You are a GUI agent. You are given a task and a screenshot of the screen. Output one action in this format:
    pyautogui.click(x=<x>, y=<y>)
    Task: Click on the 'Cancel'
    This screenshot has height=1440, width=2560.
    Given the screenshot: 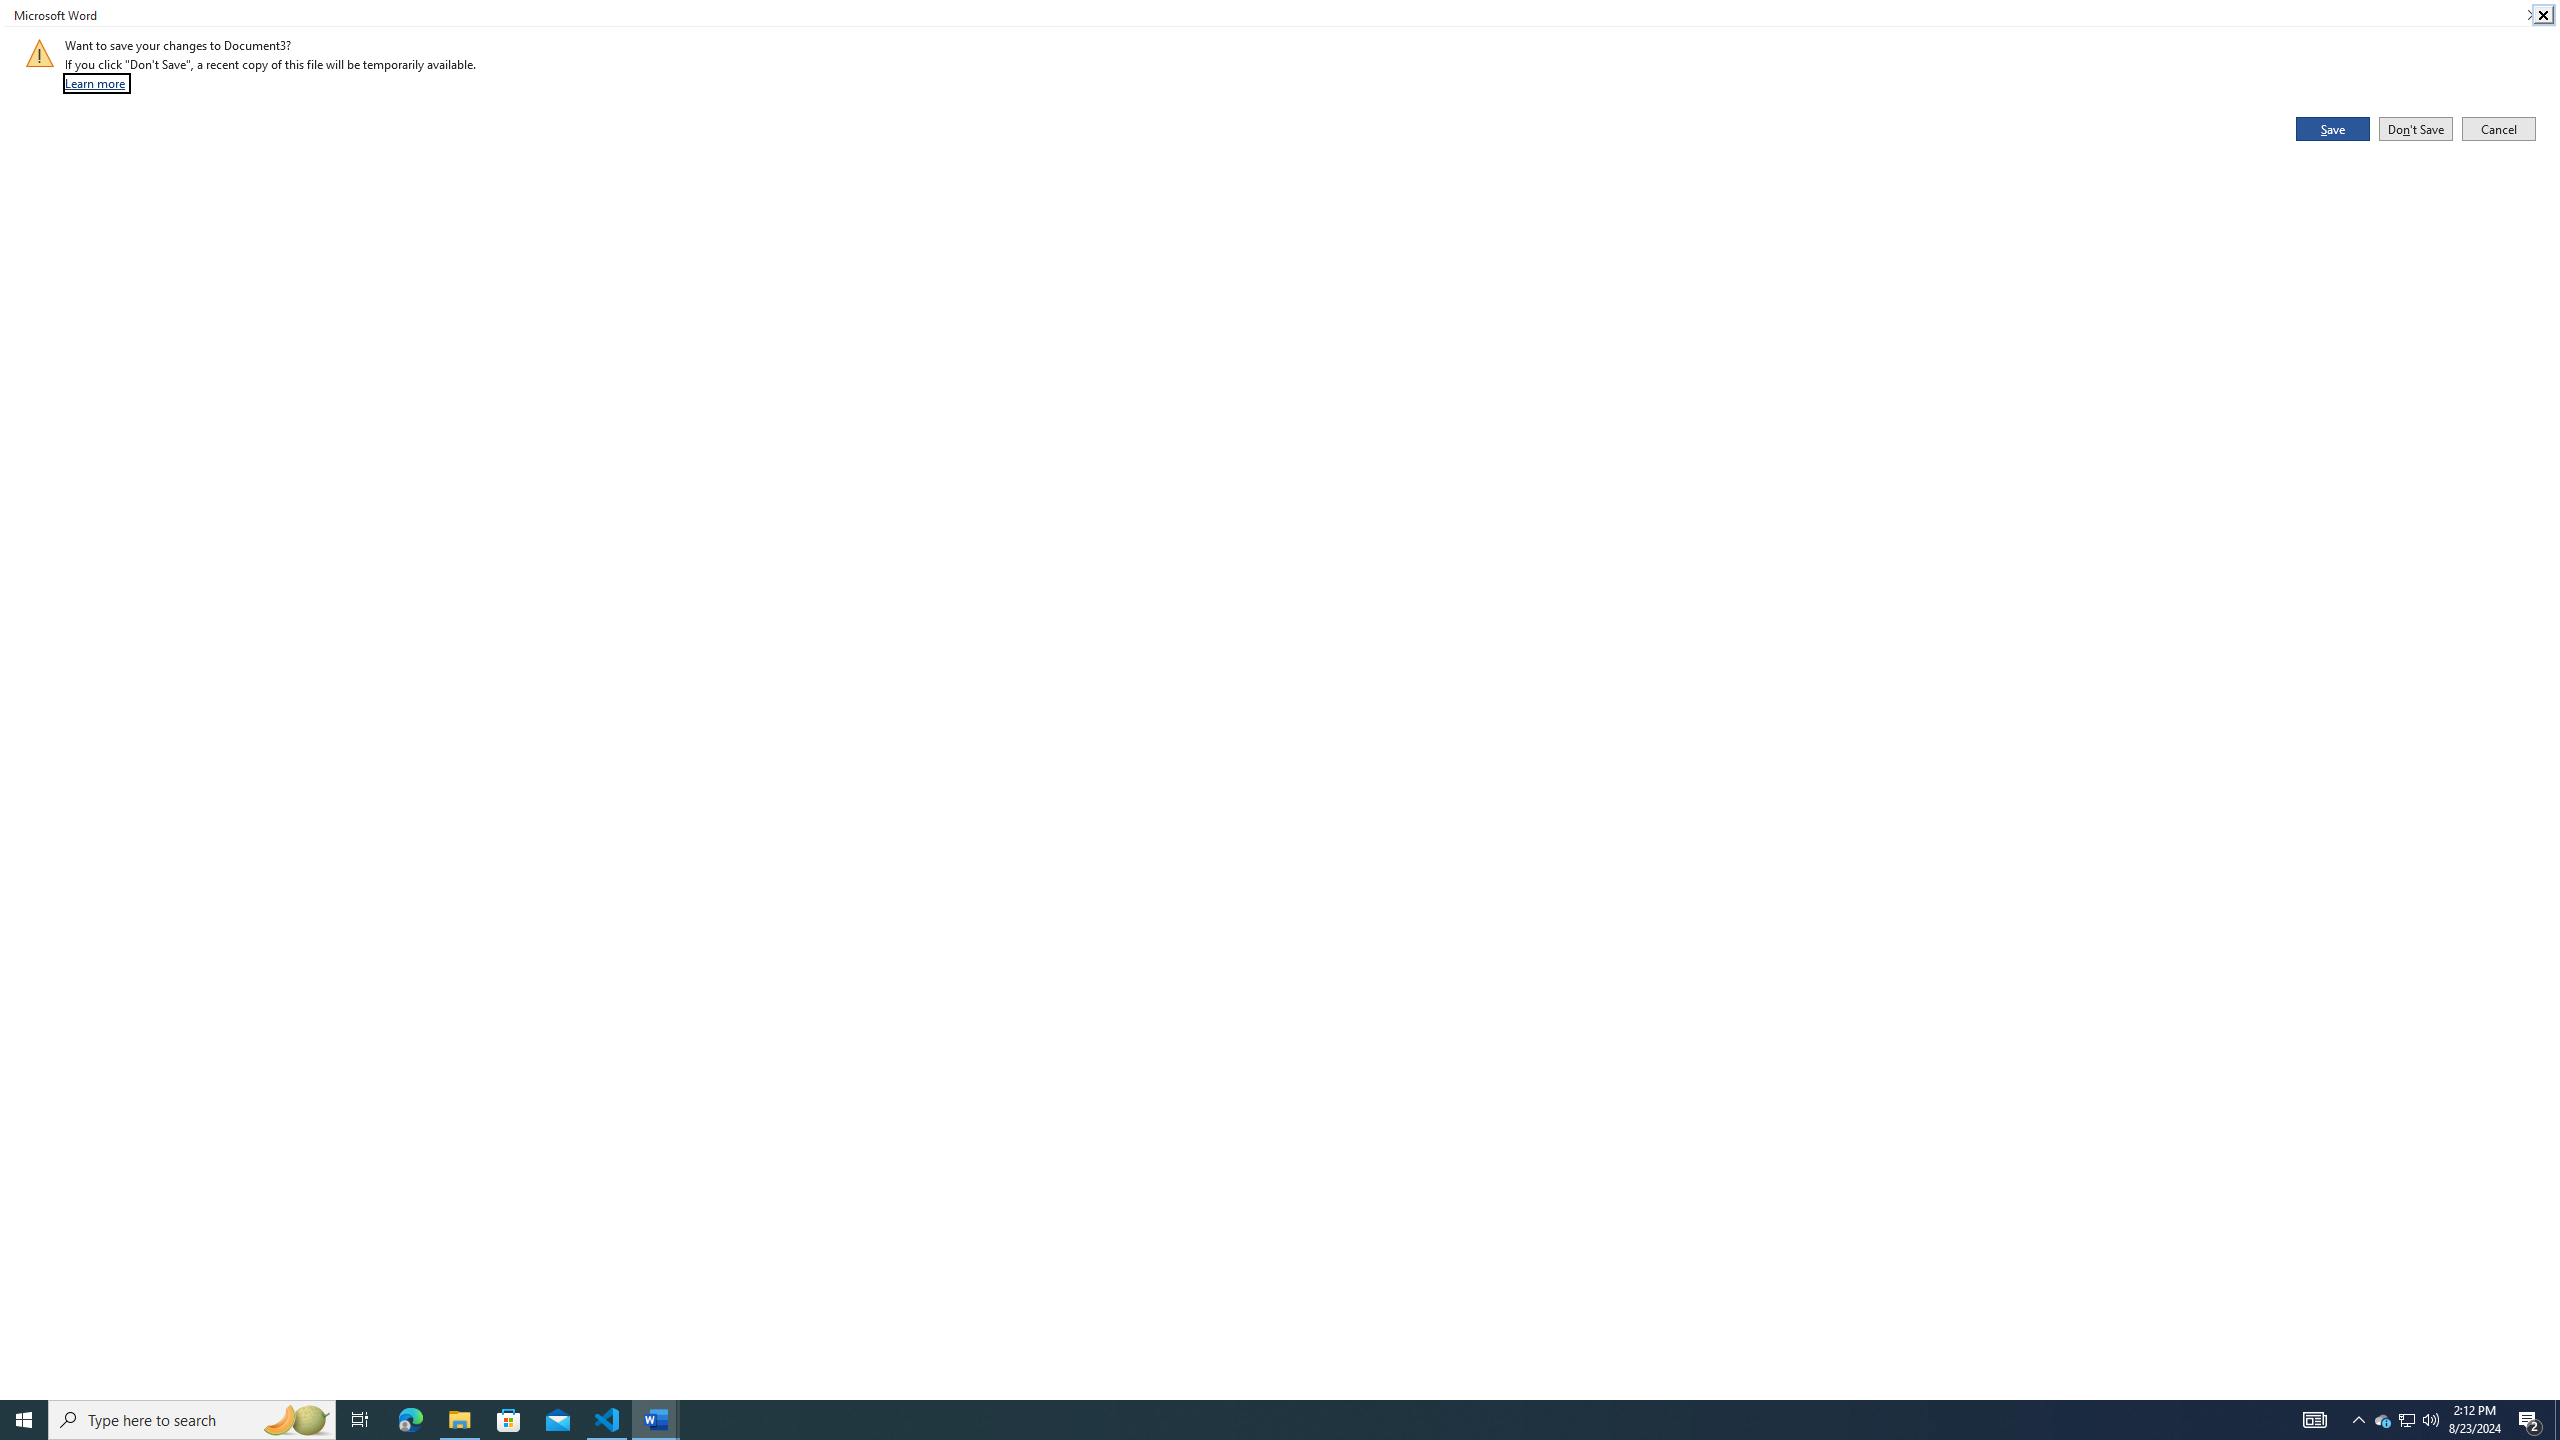 What is the action you would take?
    pyautogui.click(x=2498, y=127)
    